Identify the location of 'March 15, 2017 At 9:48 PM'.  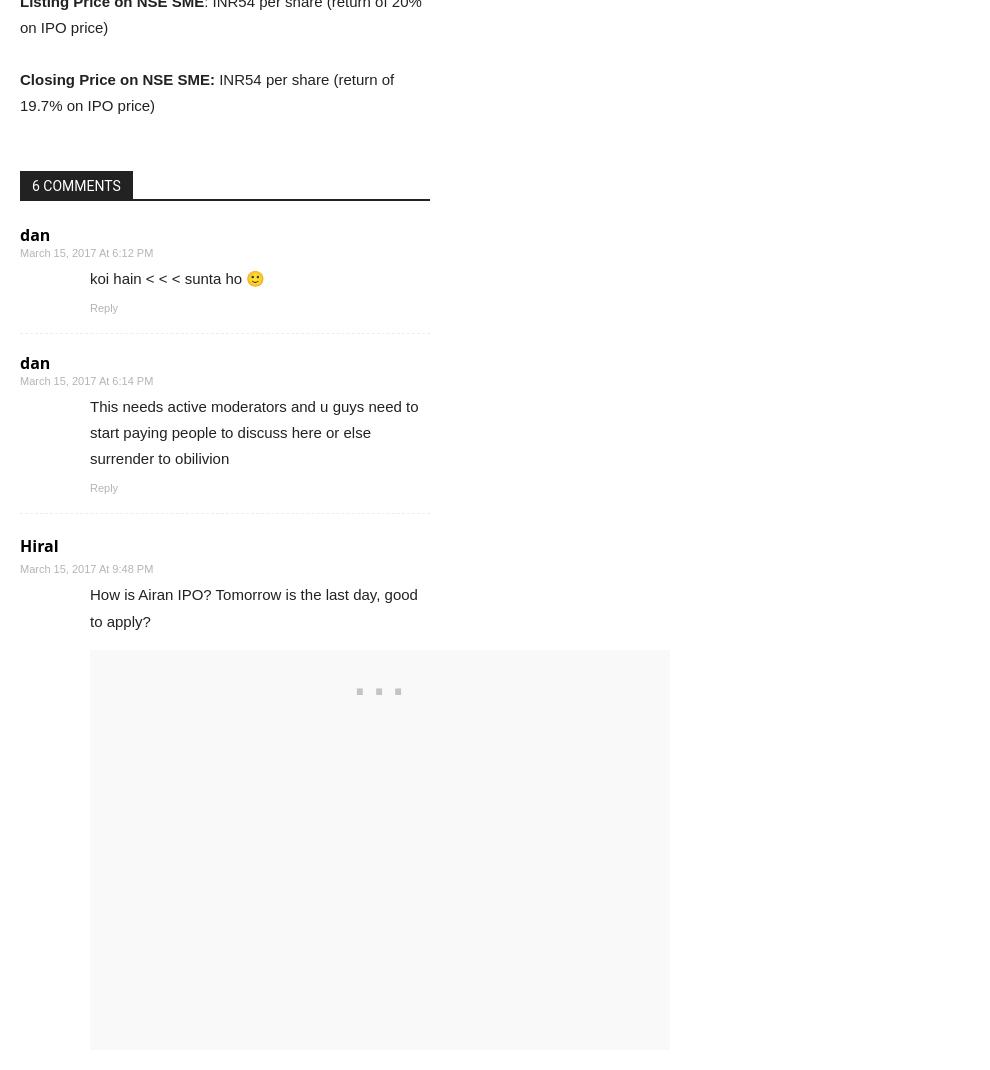
(18, 568).